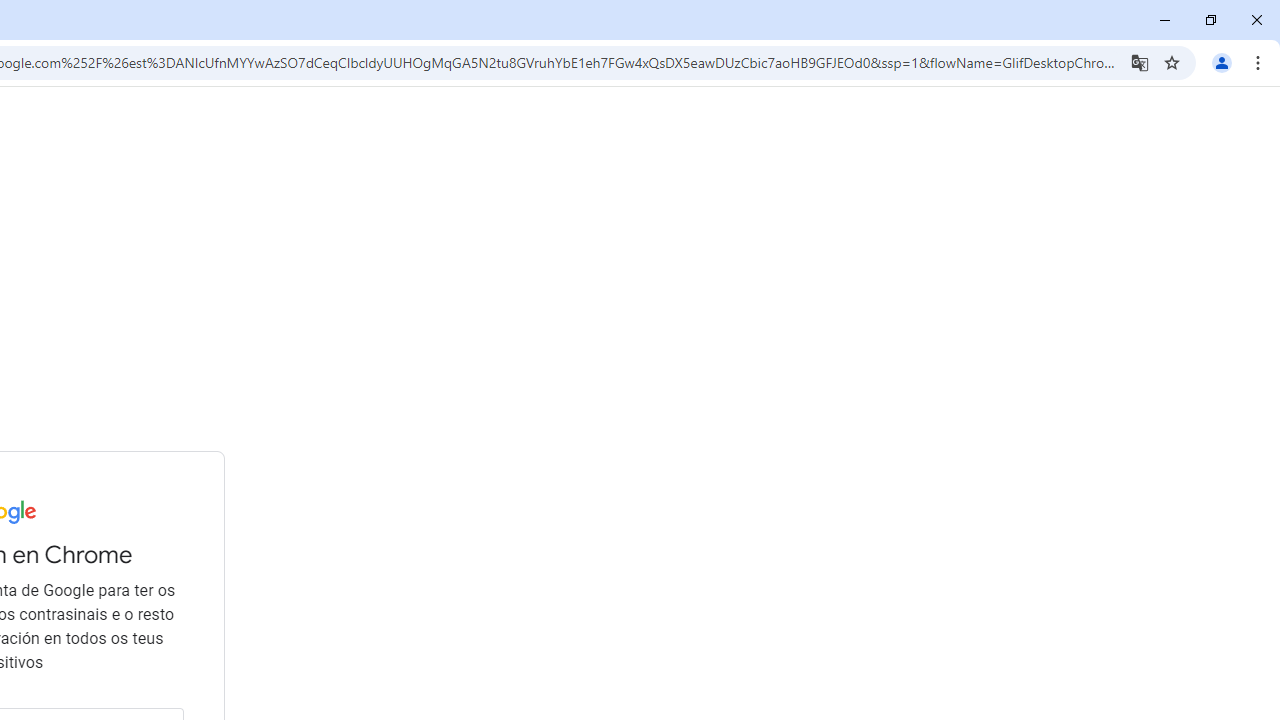 The width and height of the screenshot is (1280, 720). What do you see at coordinates (1259, 61) in the screenshot?
I see `'Chrome'` at bounding box center [1259, 61].